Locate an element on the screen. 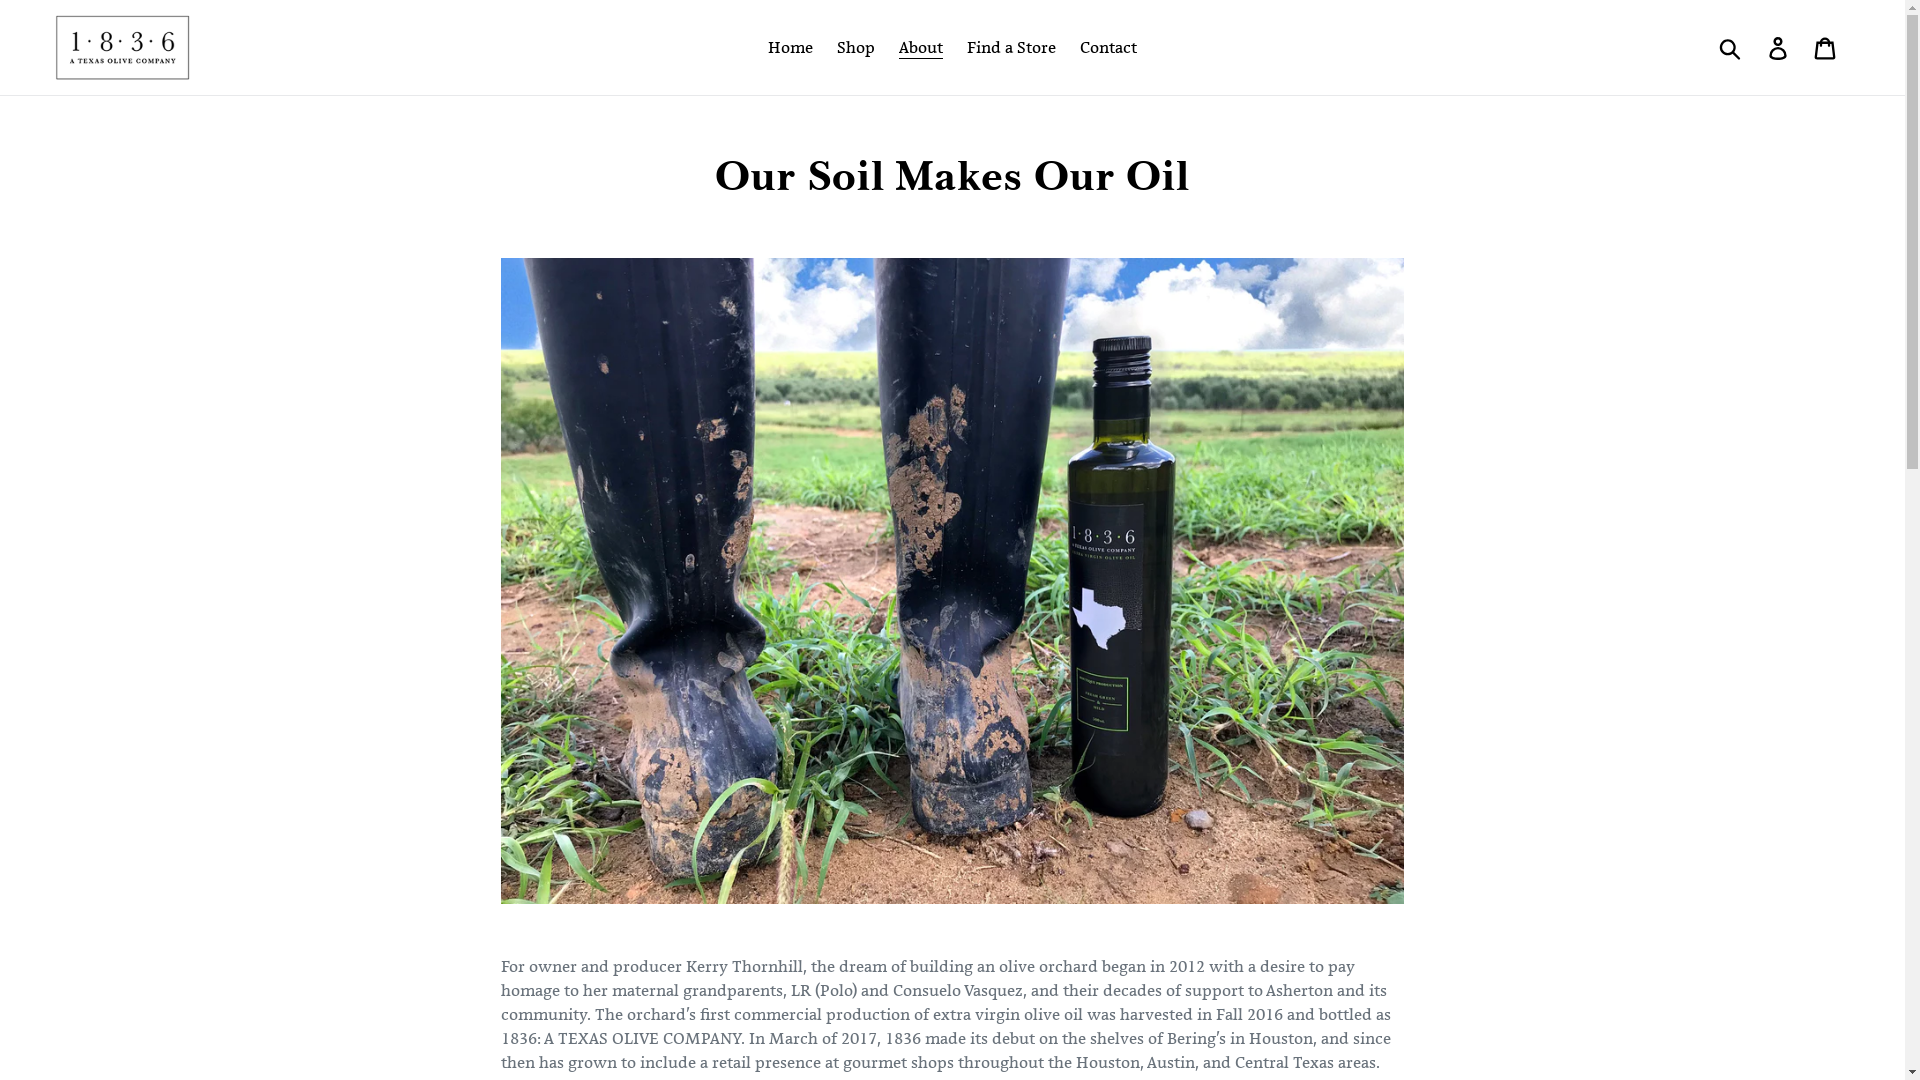  'Log in' is located at coordinates (1779, 46).